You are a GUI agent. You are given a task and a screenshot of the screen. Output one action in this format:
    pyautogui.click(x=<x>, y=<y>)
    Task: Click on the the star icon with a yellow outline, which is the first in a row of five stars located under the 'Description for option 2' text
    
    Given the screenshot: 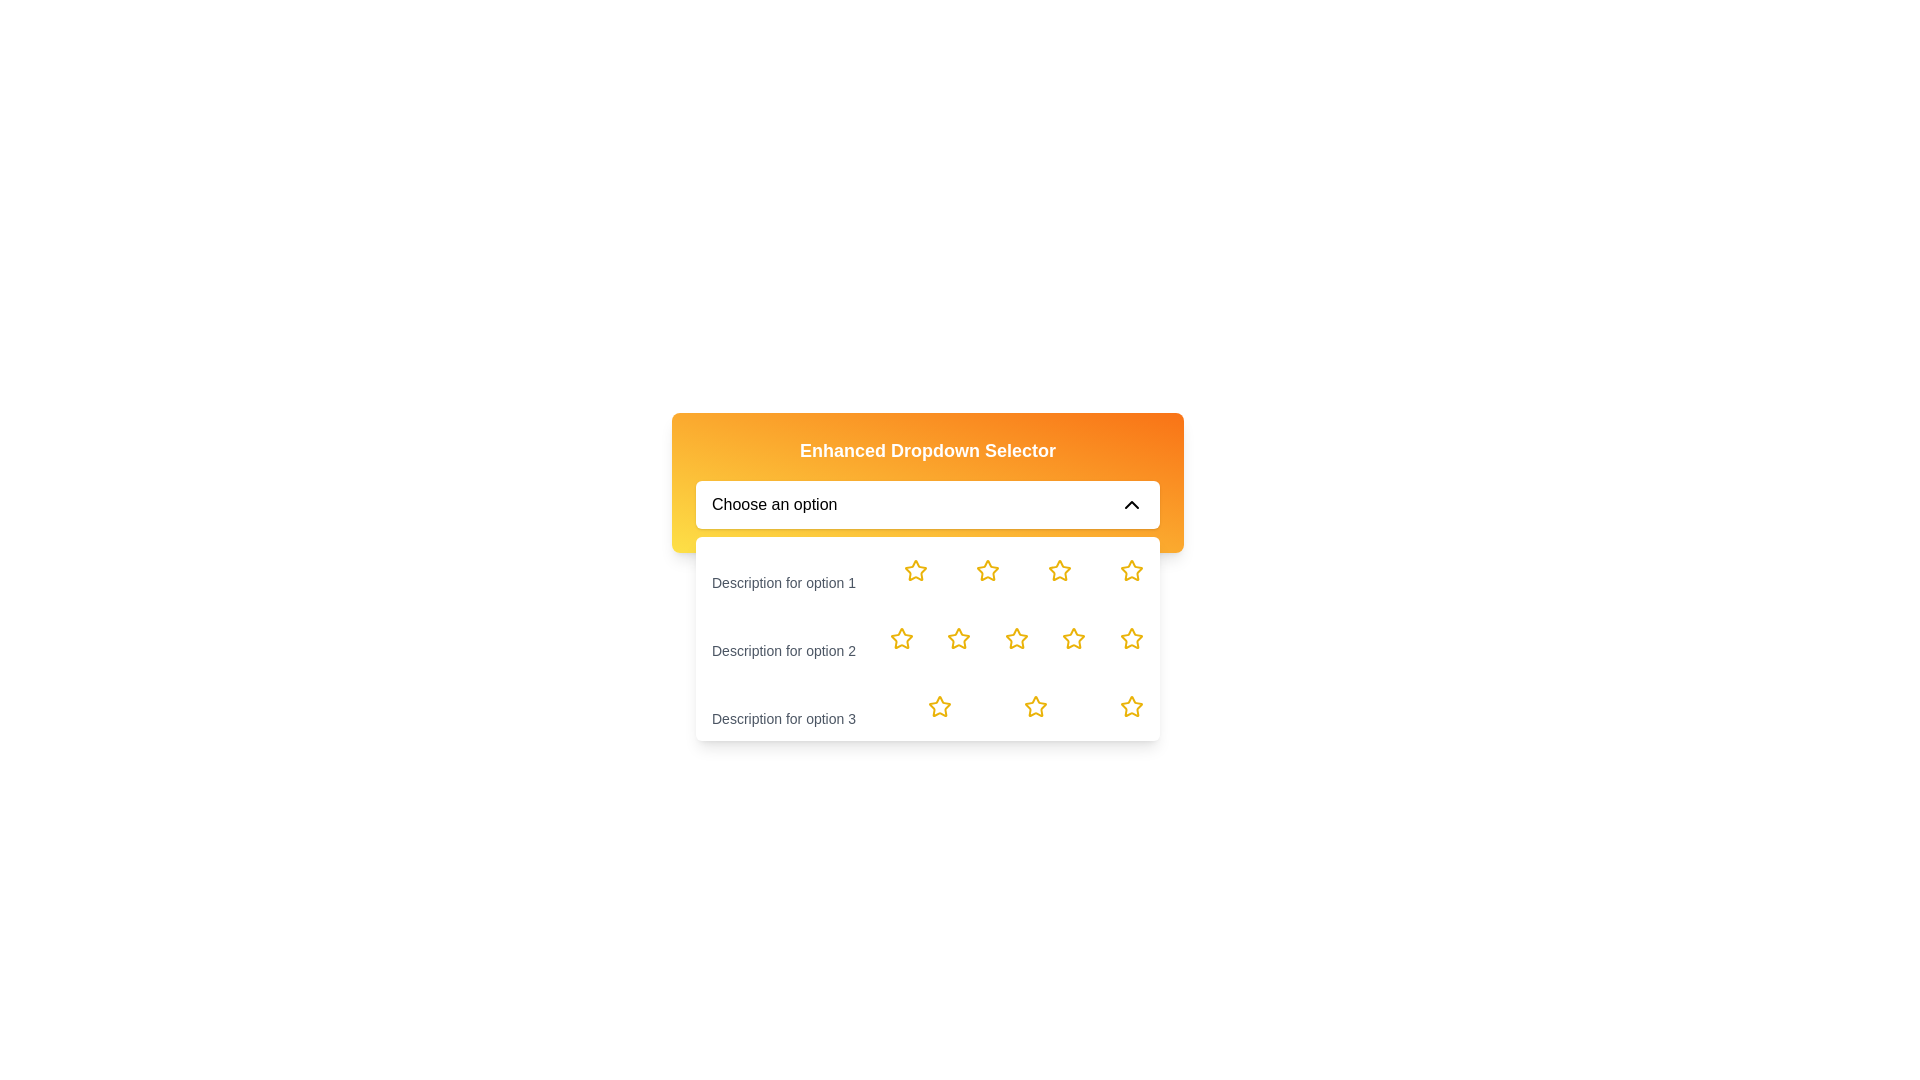 What is the action you would take?
    pyautogui.click(x=900, y=639)
    